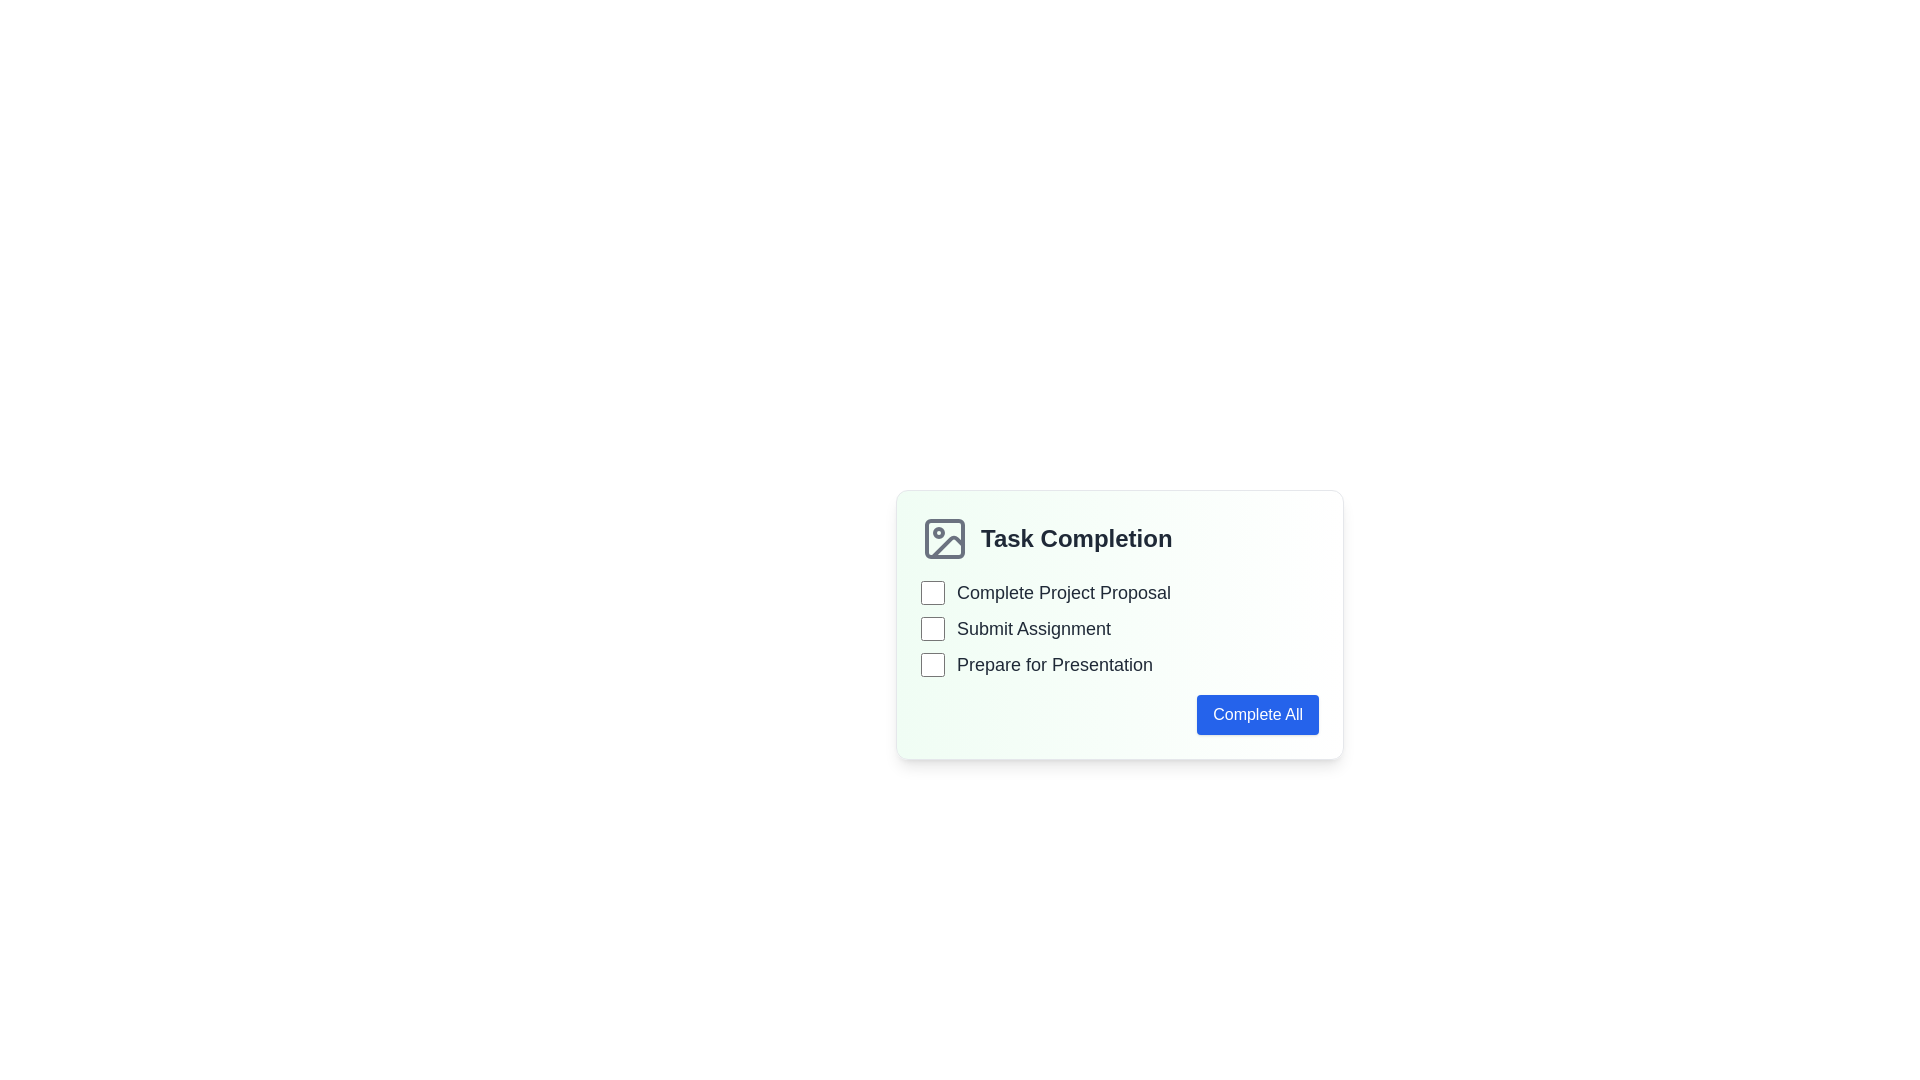 The width and height of the screenshot is (1920, 1080). I want to click on the text label 'Prepare for Presentation' which is styled with a bold, large font in dark gray, located in the 'Task Completion' panel as the third item in the list, to the right of a checkbox, so click(1054, 664).